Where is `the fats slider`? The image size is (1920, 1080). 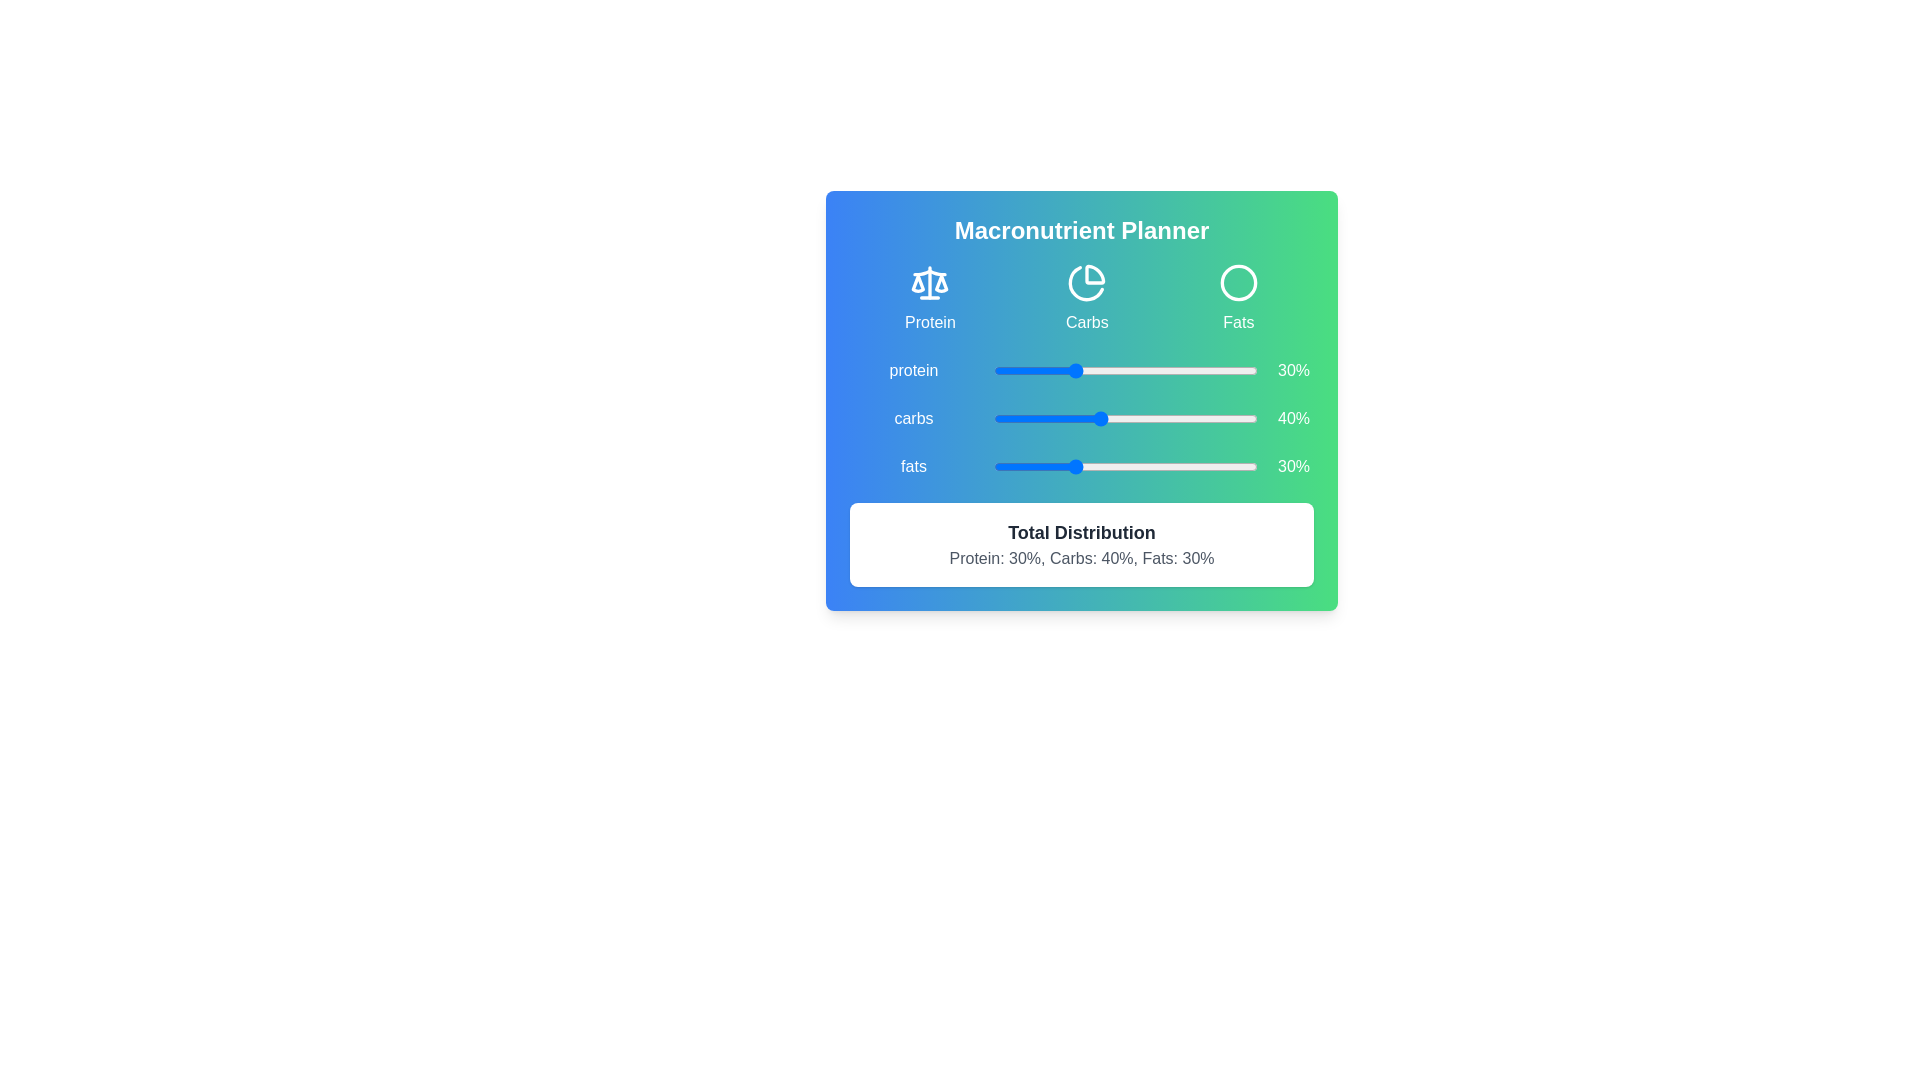
the fats slider is located at coordinates (1098, 466).